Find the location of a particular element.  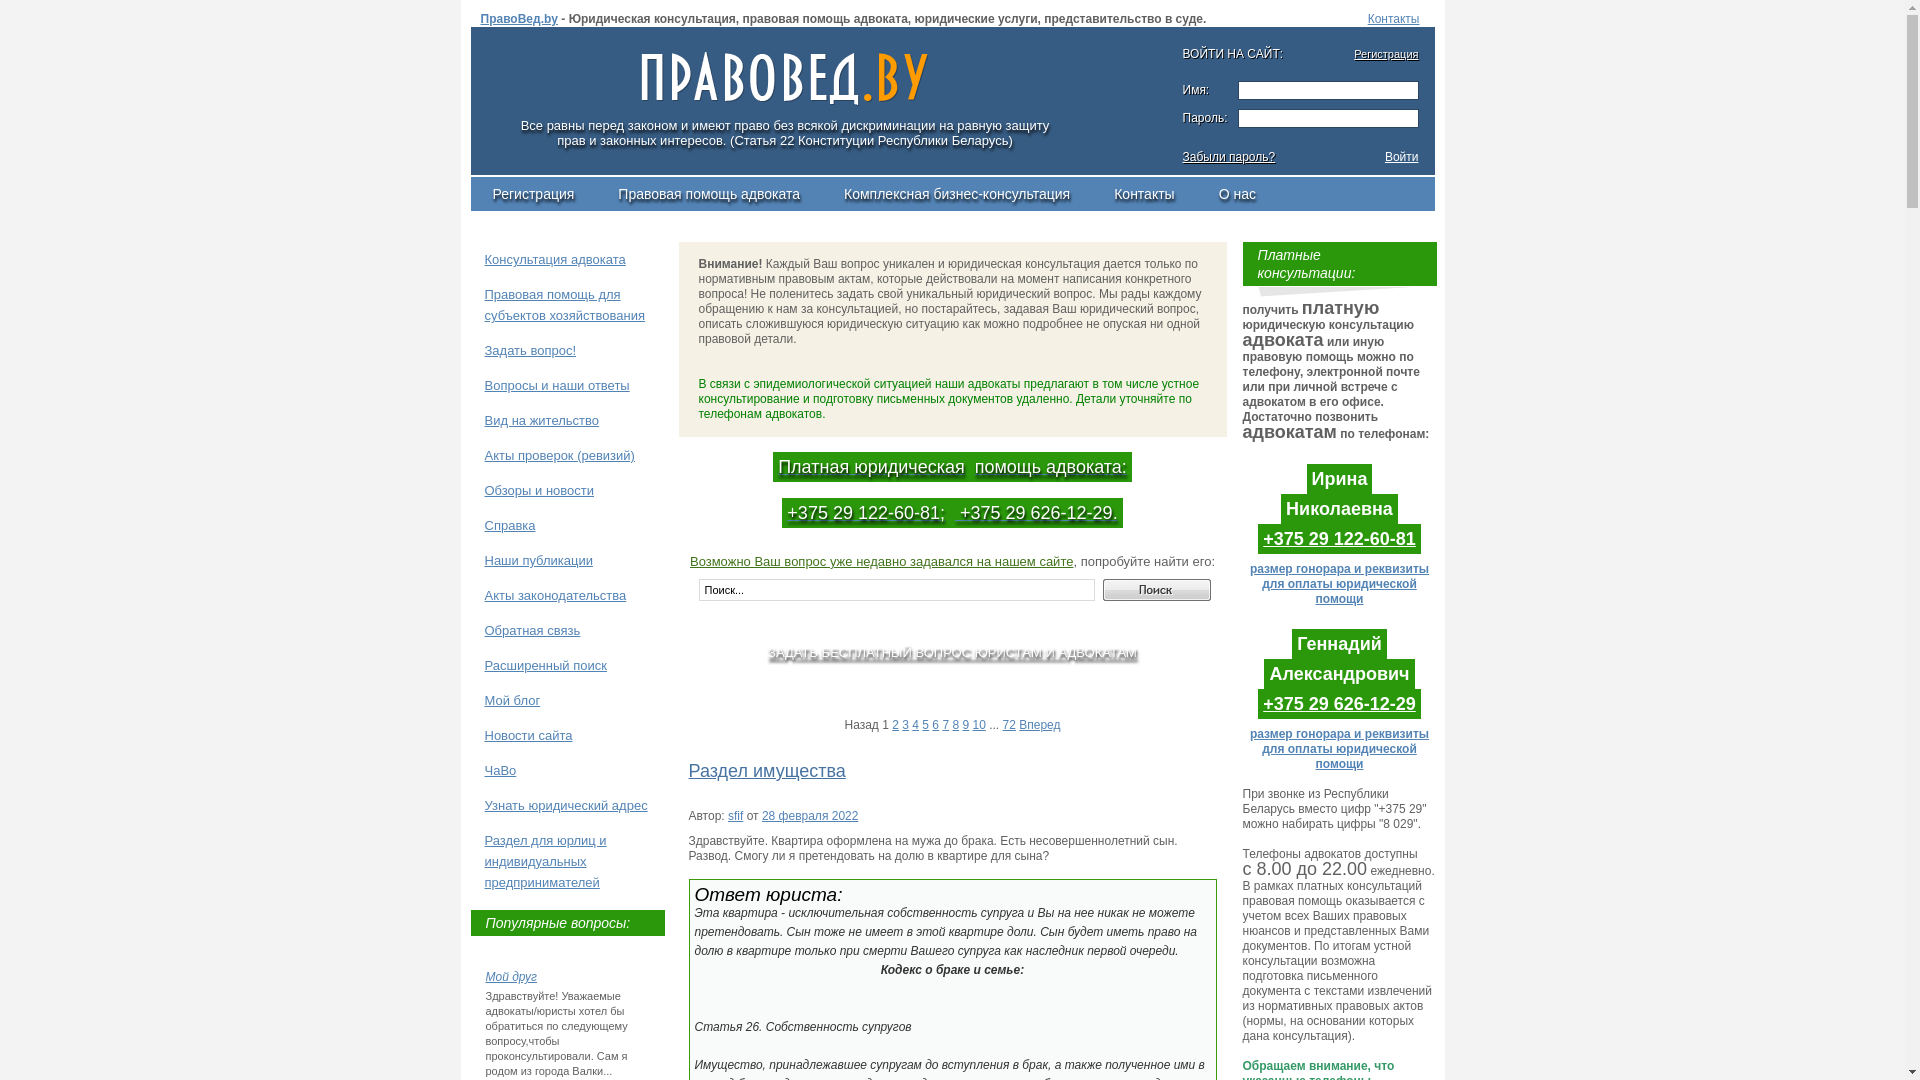

'10' is located at coordinates (978, 725).